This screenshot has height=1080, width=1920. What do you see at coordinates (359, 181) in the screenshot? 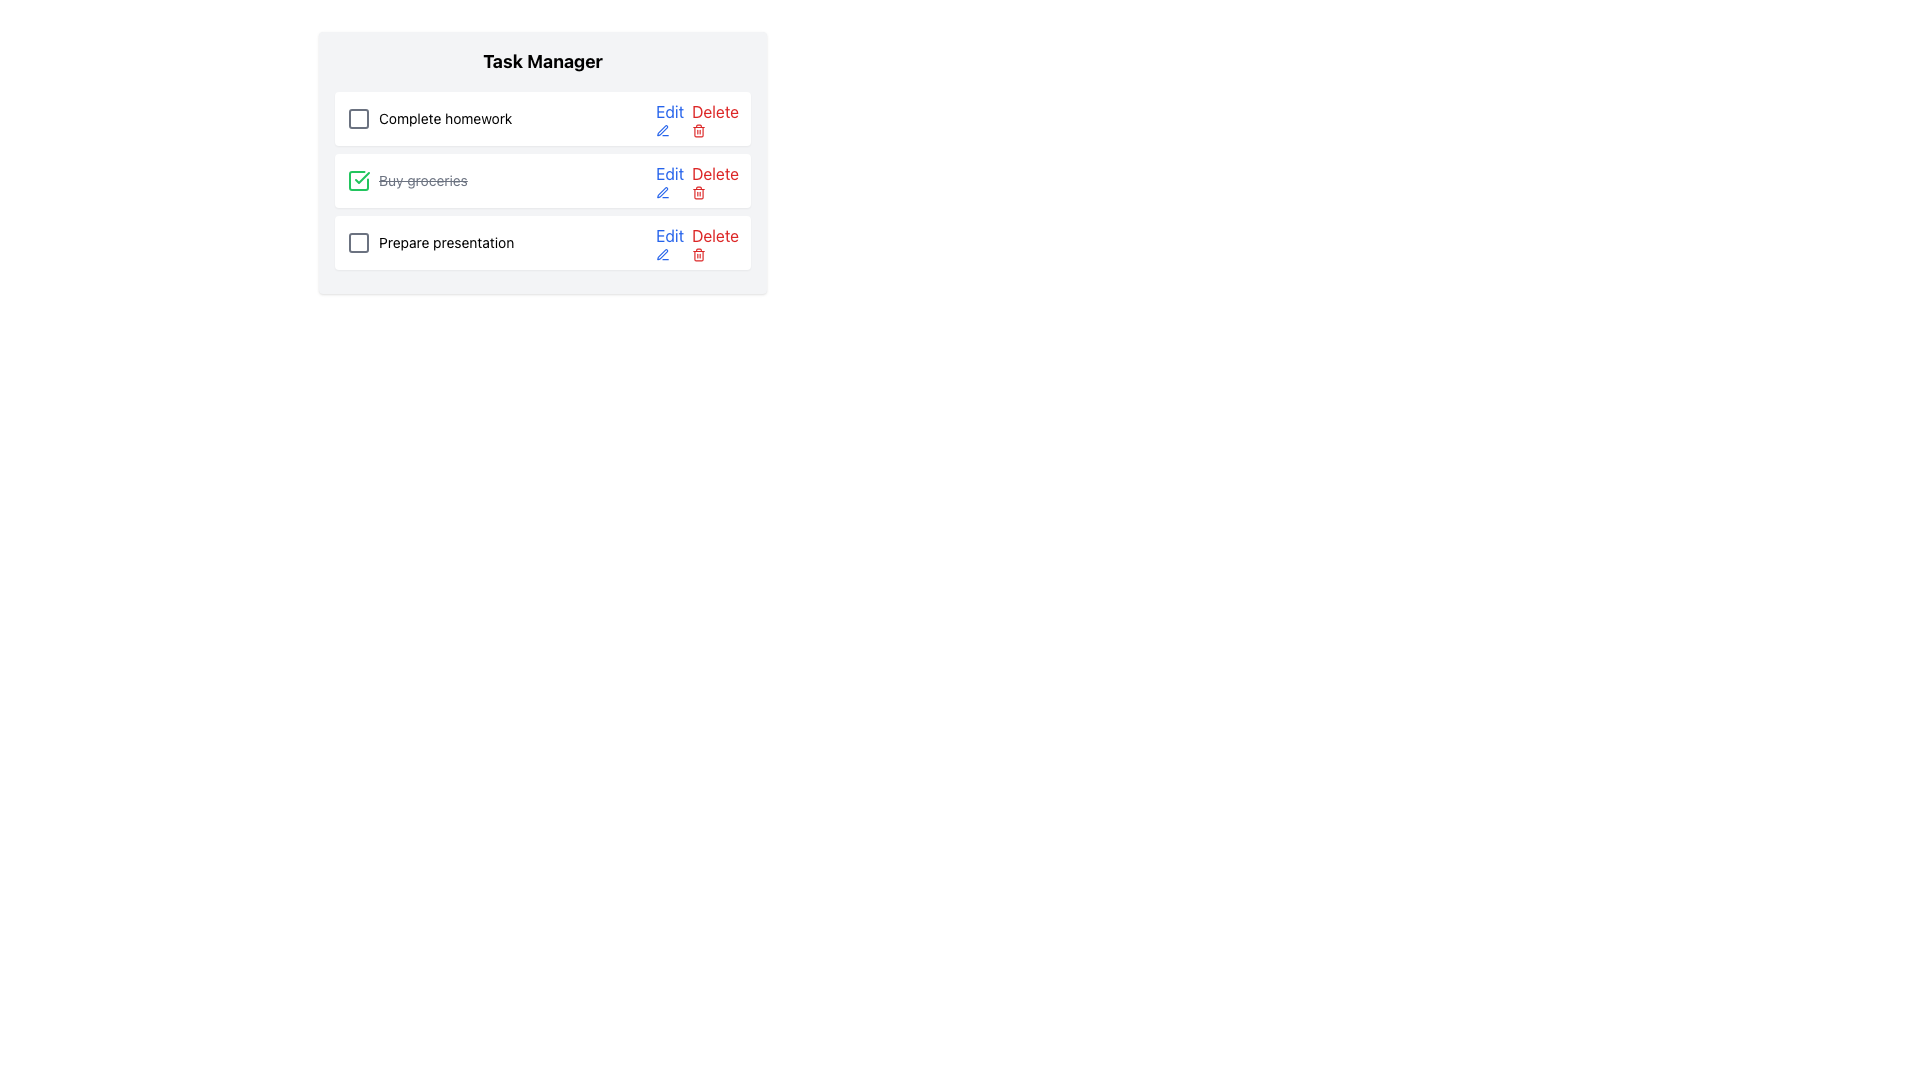
I see `the checkbox for the 'Buy groceries' task` at bounding box center [359, 181].